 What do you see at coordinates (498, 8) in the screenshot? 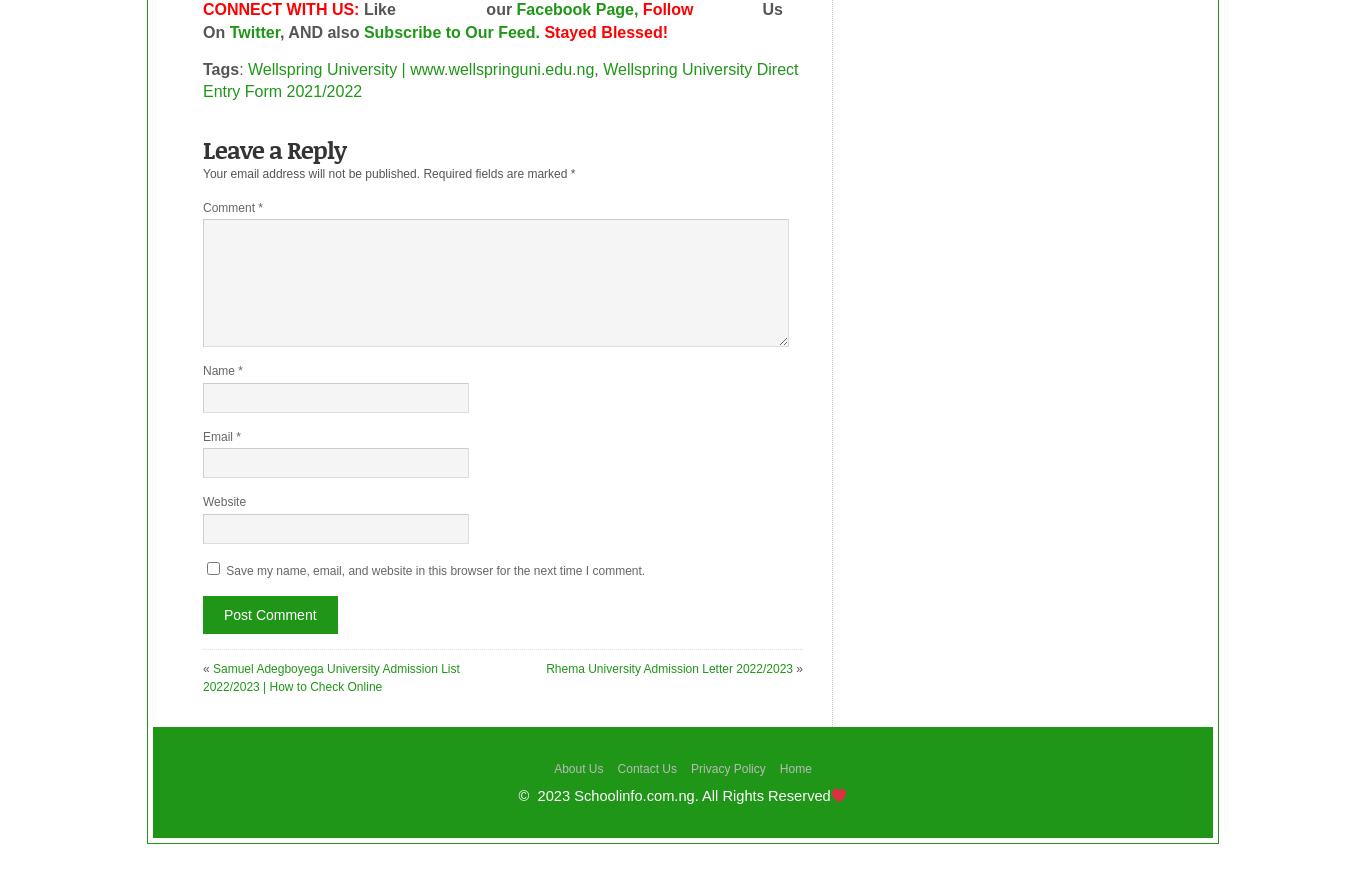
I see `'our'` at bounding box center [498, 8].